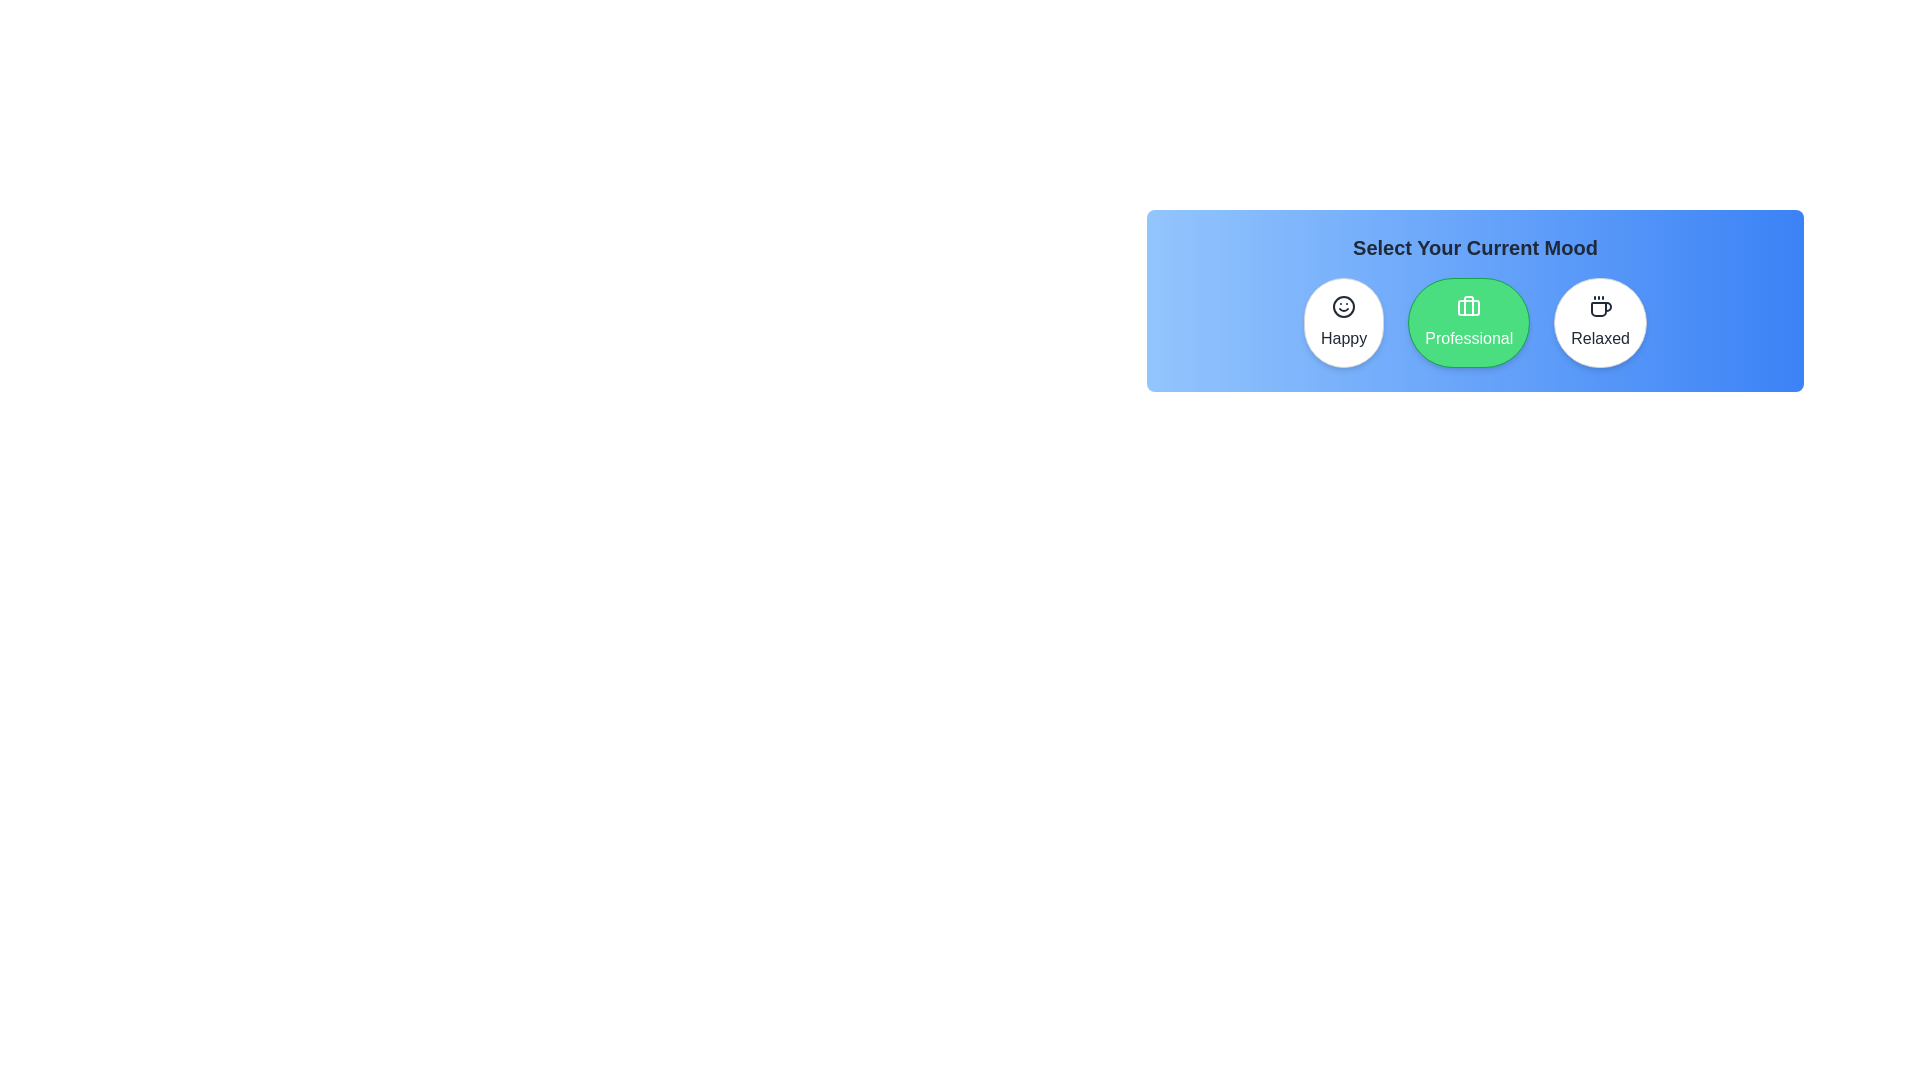 The width and height of the screenshot is (1920, 1080). Describe the element at coordinates (1344, 322) in the screenshot. I see `the mood button labeled Happy` at that location.